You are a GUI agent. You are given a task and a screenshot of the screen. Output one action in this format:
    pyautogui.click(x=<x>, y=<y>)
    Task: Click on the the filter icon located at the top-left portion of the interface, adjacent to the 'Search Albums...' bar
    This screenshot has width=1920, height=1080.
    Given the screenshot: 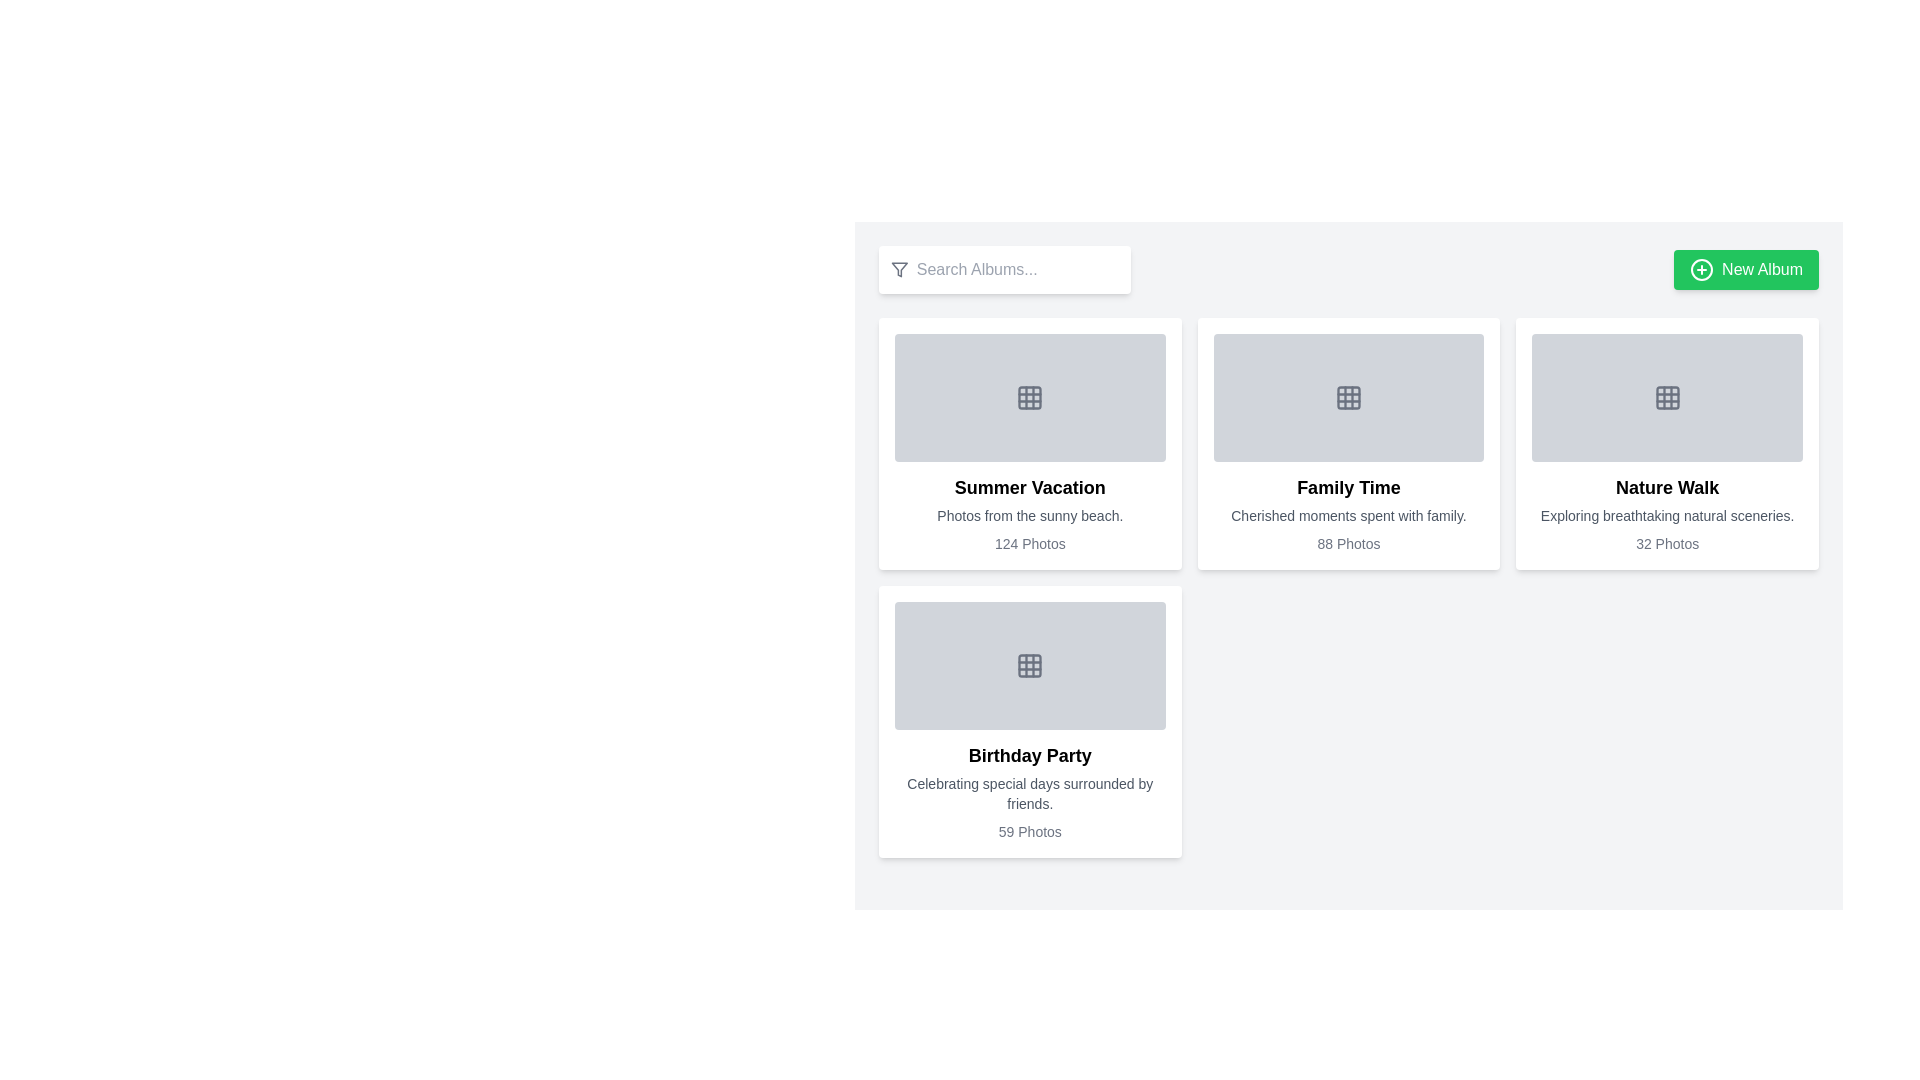 What is the action you would take?
    pyautogui.click(x=898, y=270)
    